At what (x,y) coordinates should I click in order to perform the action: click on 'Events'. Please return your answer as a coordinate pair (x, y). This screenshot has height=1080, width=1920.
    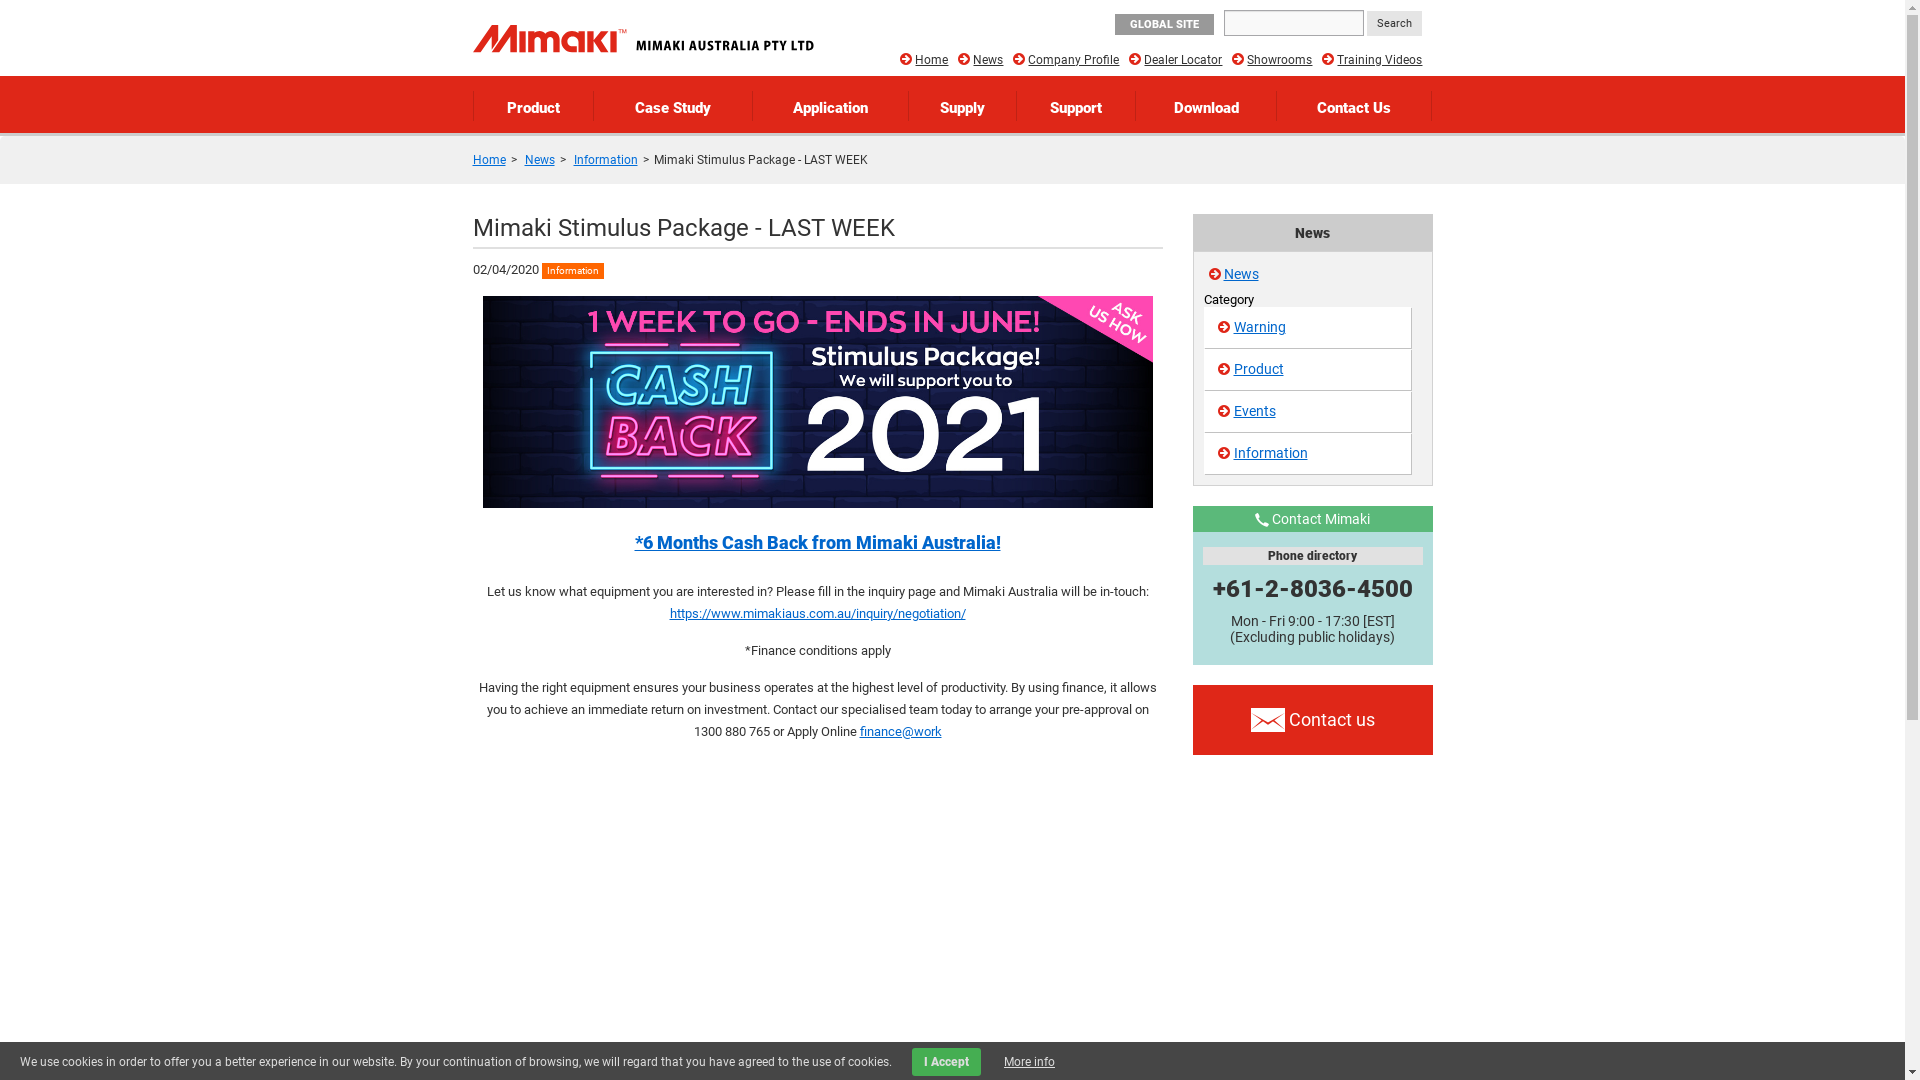
    Looking at the image, I should click on (1307, 410).